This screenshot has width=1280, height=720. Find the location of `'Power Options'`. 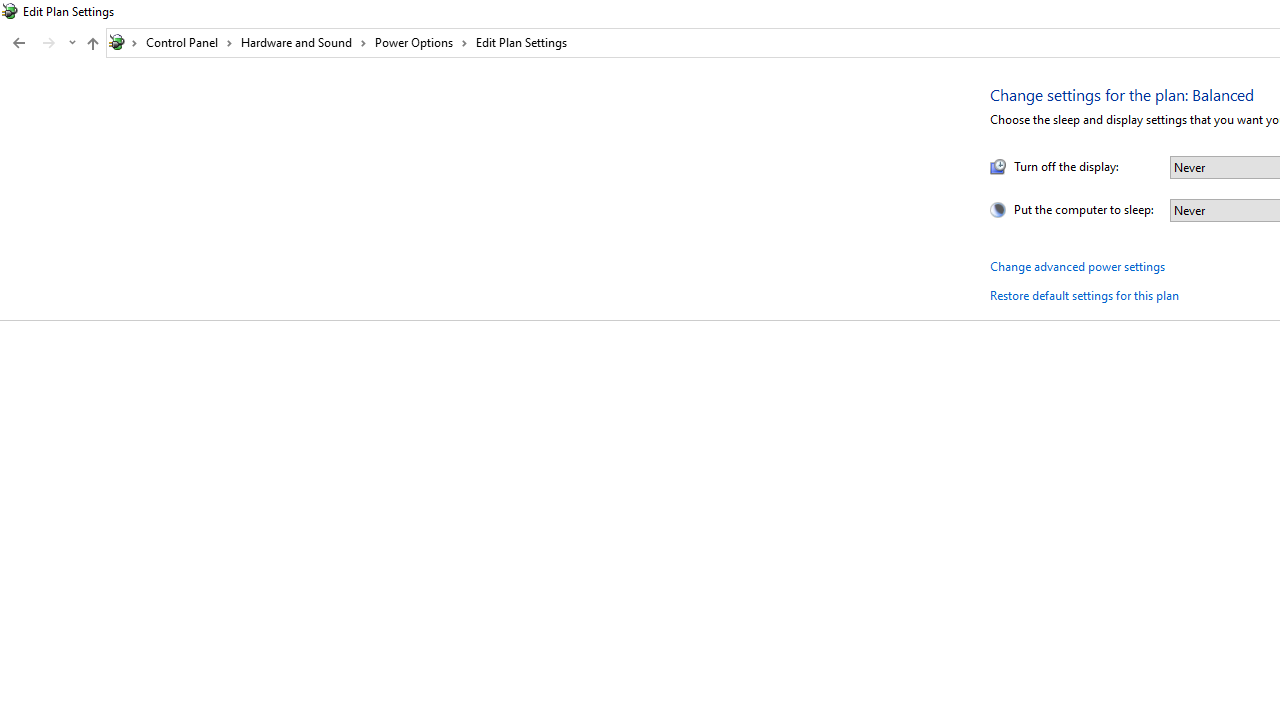

'Power Options' is located at coordinates (420, 42).